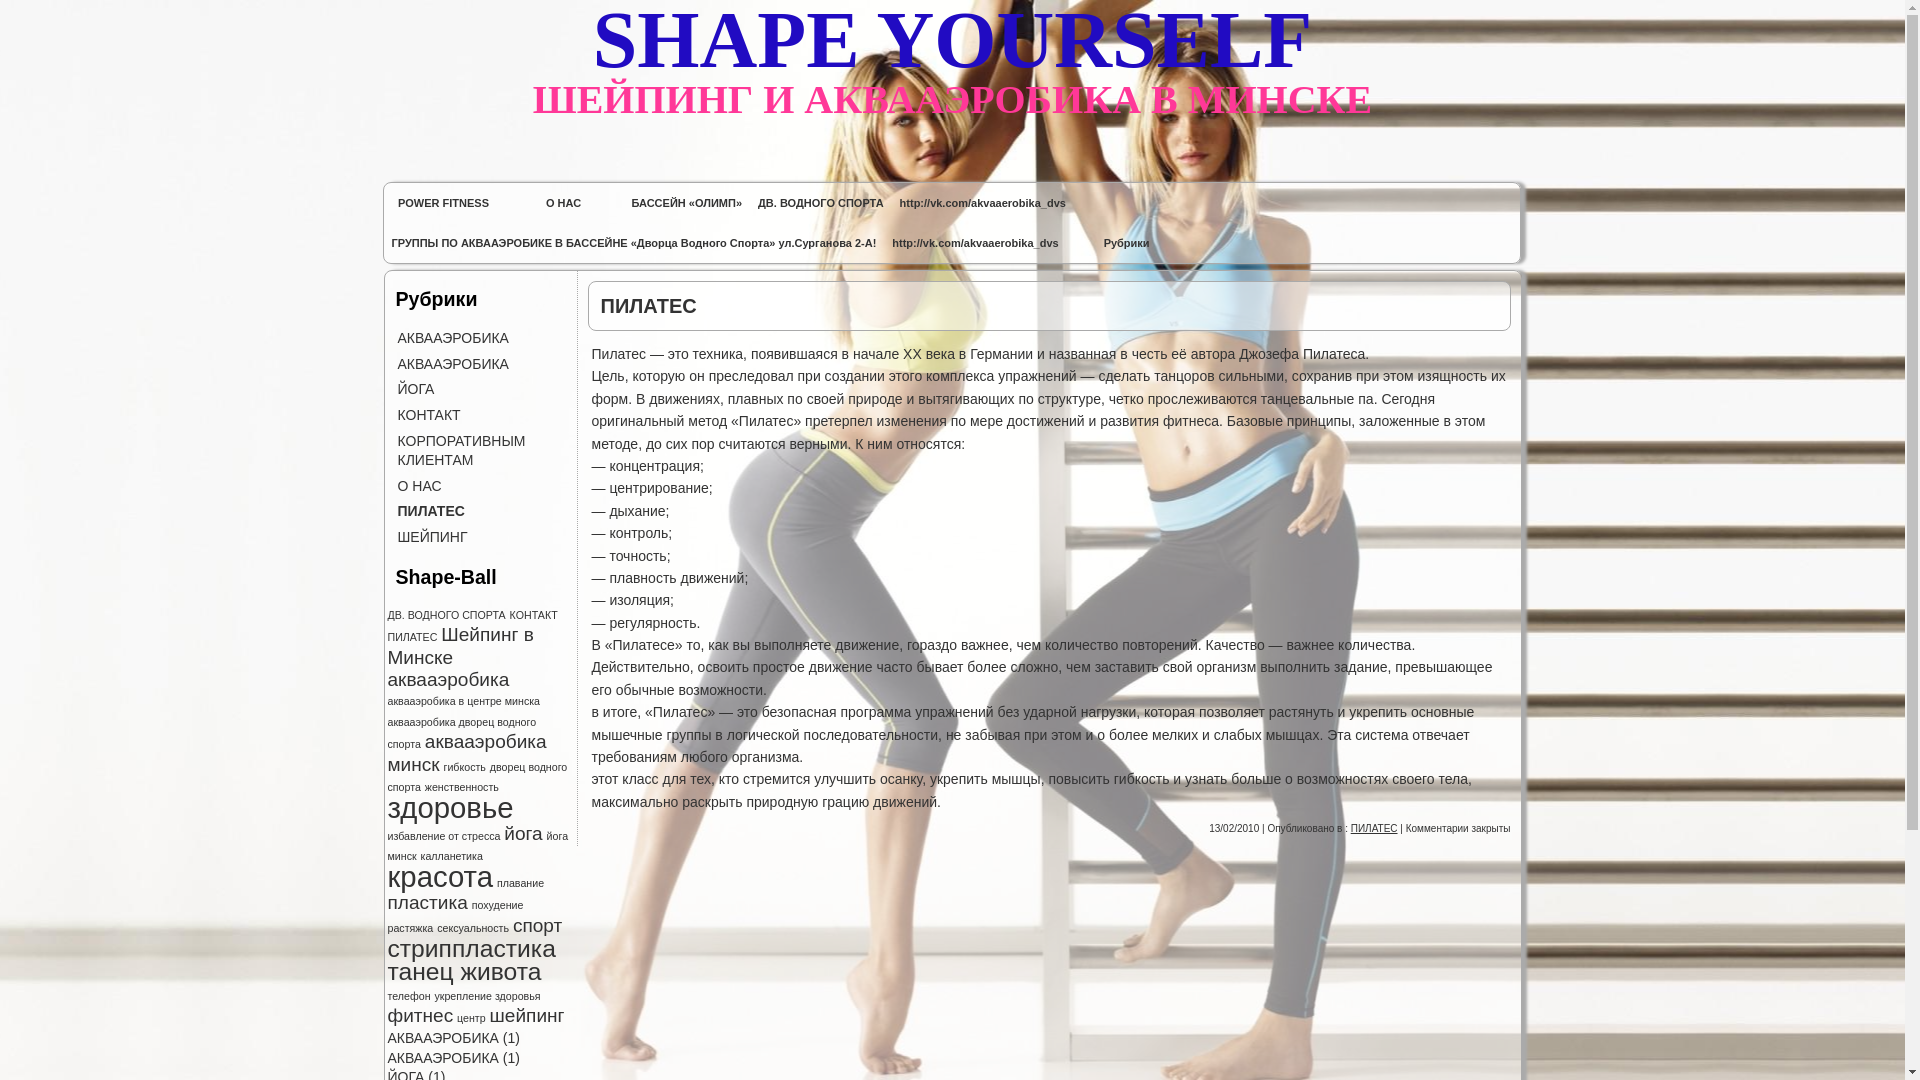 Image resolution: width=1920 pixels, height=1080 pixels. I want to click on 'POWER FITNESS', so click(443, 203).